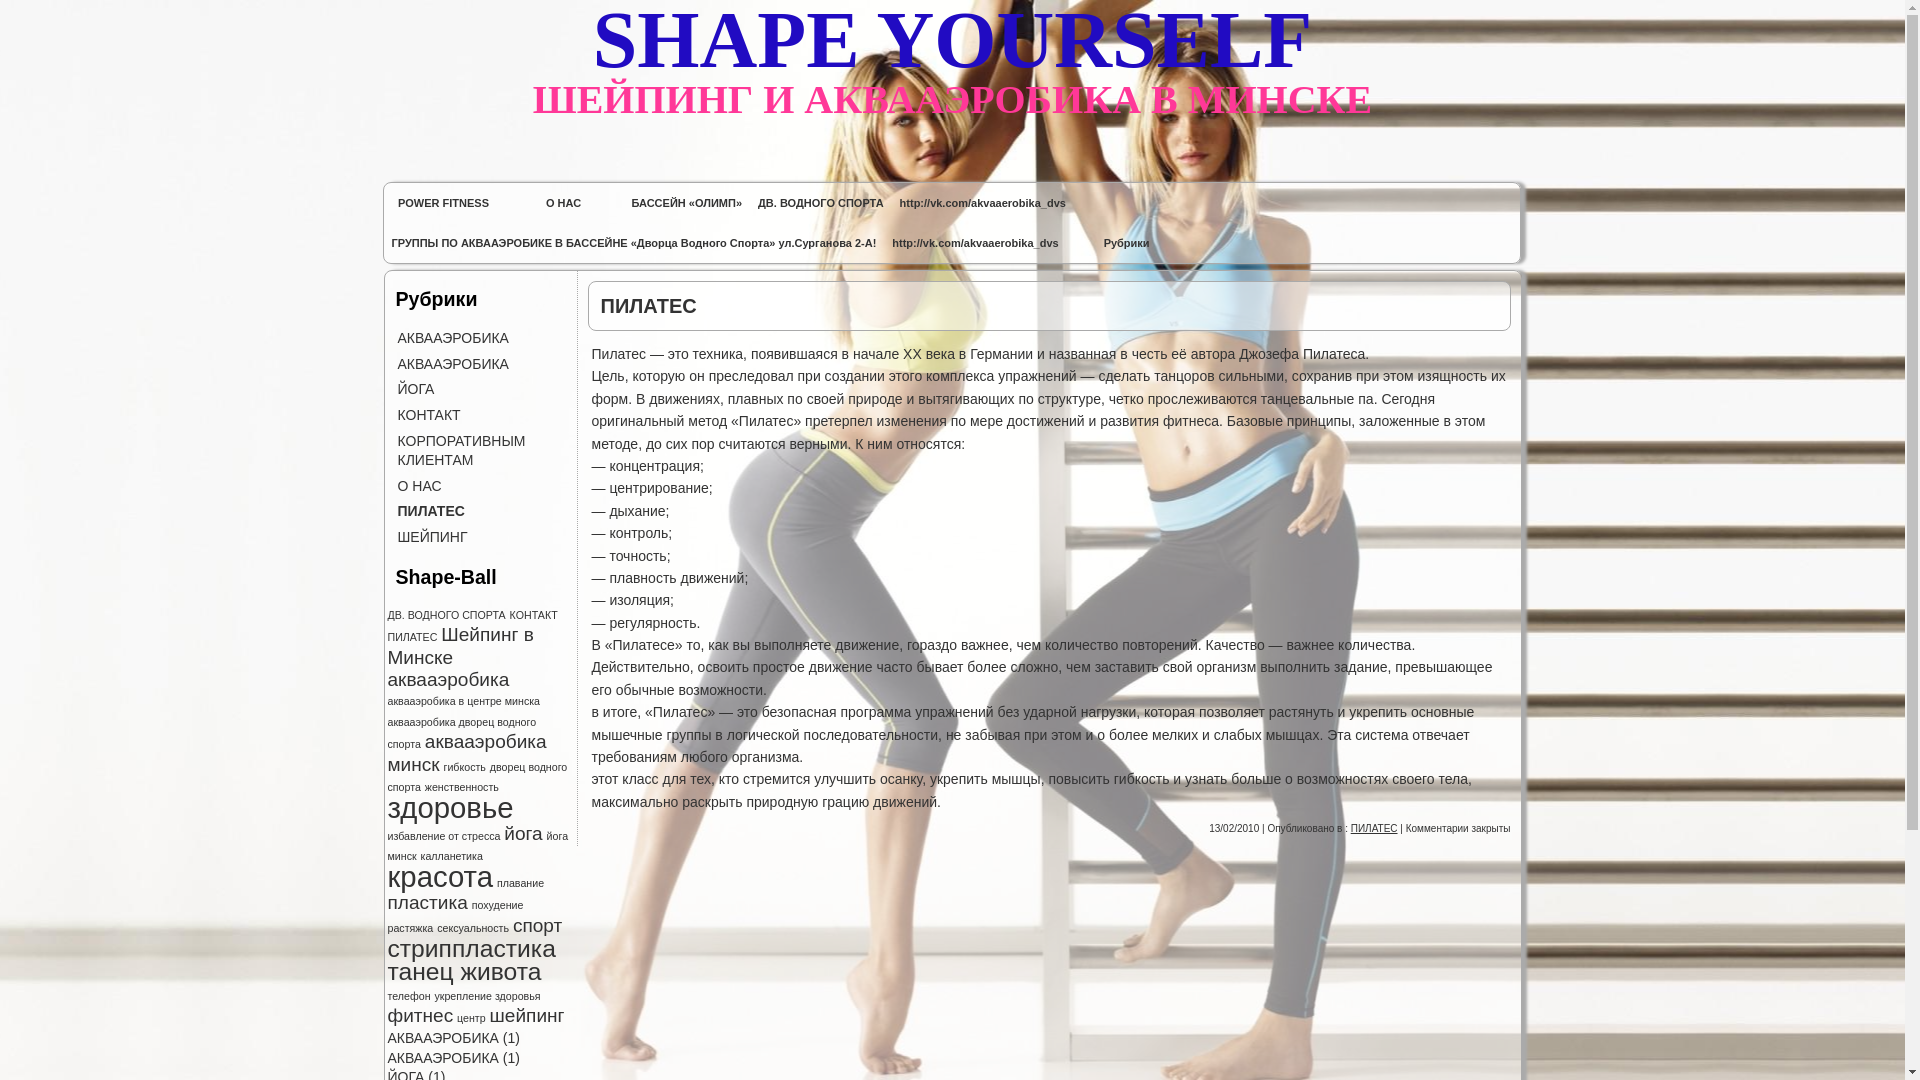 Image resolution: width=1920 pixels, height=1080 pixels. I want to click on 'POWER FITNESS', so click(443, 203).